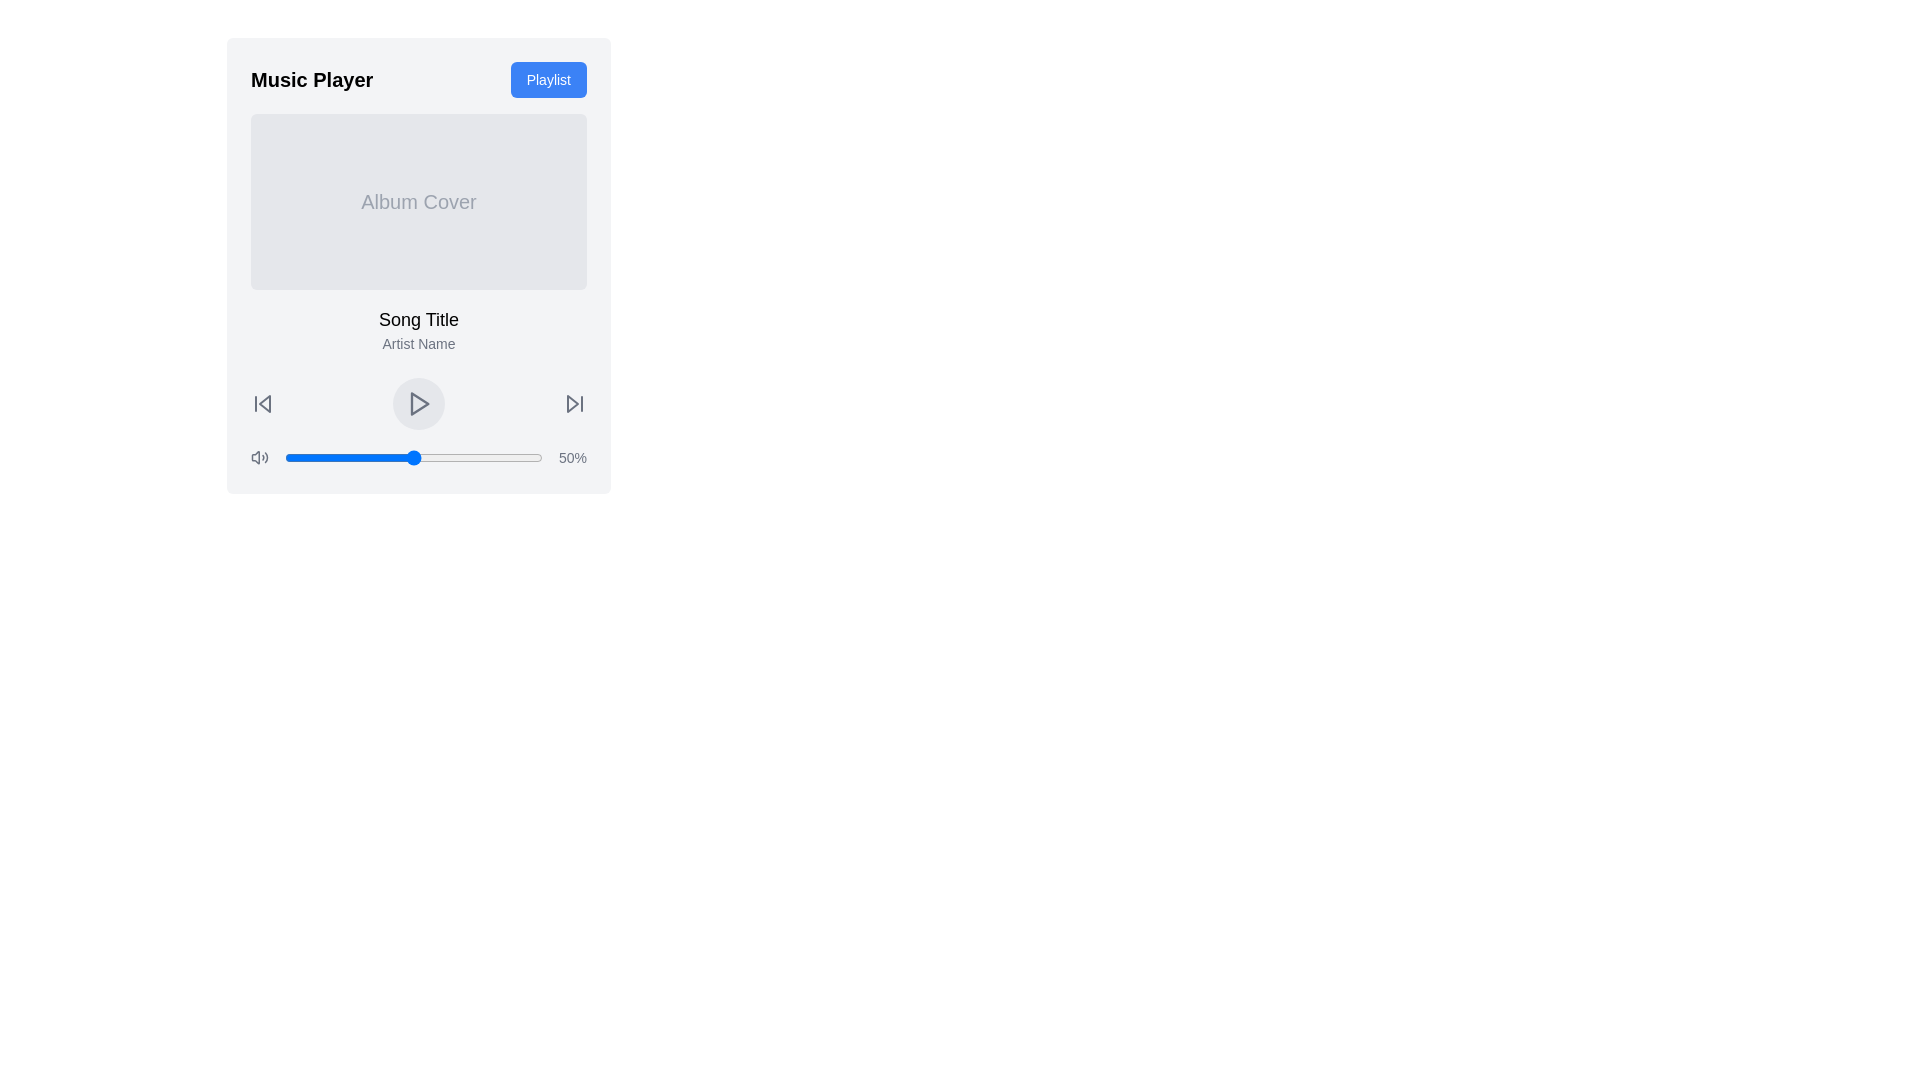 The image size is (1920, 1080). Describe the element at coordinates (548, 79) in the screenshot. I see `the 'Playlist' button located in the top-right corner of the interface` at that location.